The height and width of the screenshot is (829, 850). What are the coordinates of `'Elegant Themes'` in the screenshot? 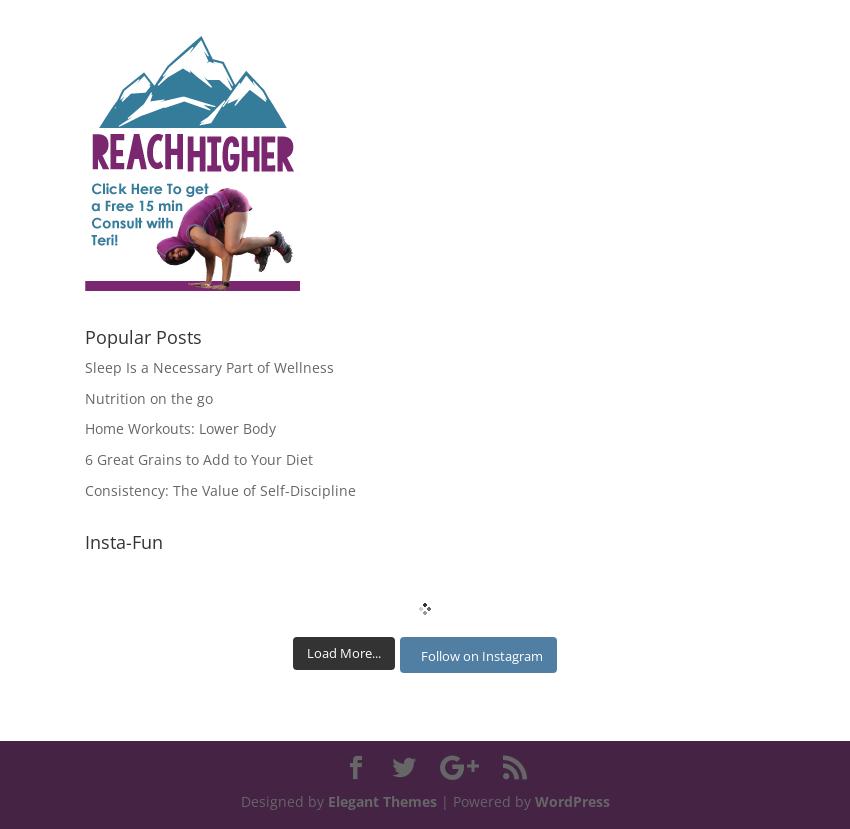 It's located at (380, 800).